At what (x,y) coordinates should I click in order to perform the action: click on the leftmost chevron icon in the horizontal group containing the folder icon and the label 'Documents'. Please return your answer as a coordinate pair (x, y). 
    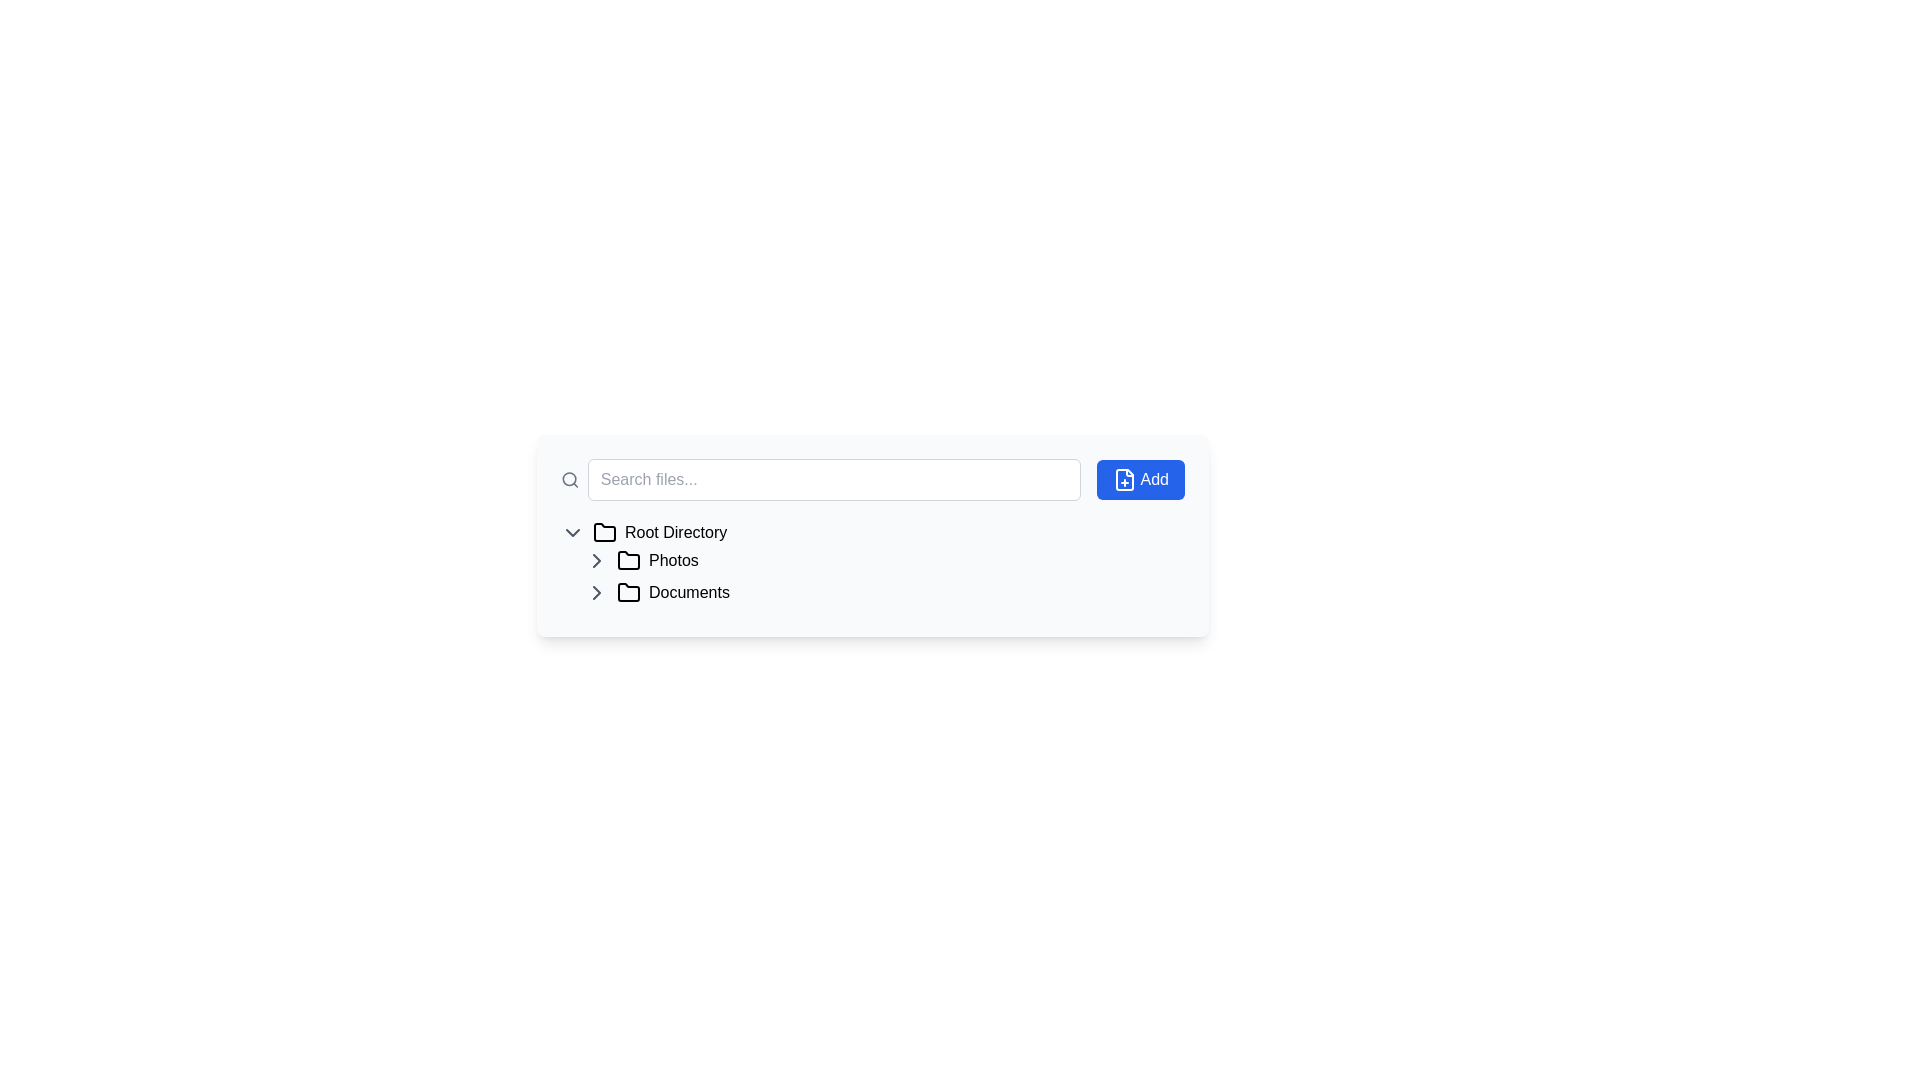
    Looking at the image, I should click on (595, 592).